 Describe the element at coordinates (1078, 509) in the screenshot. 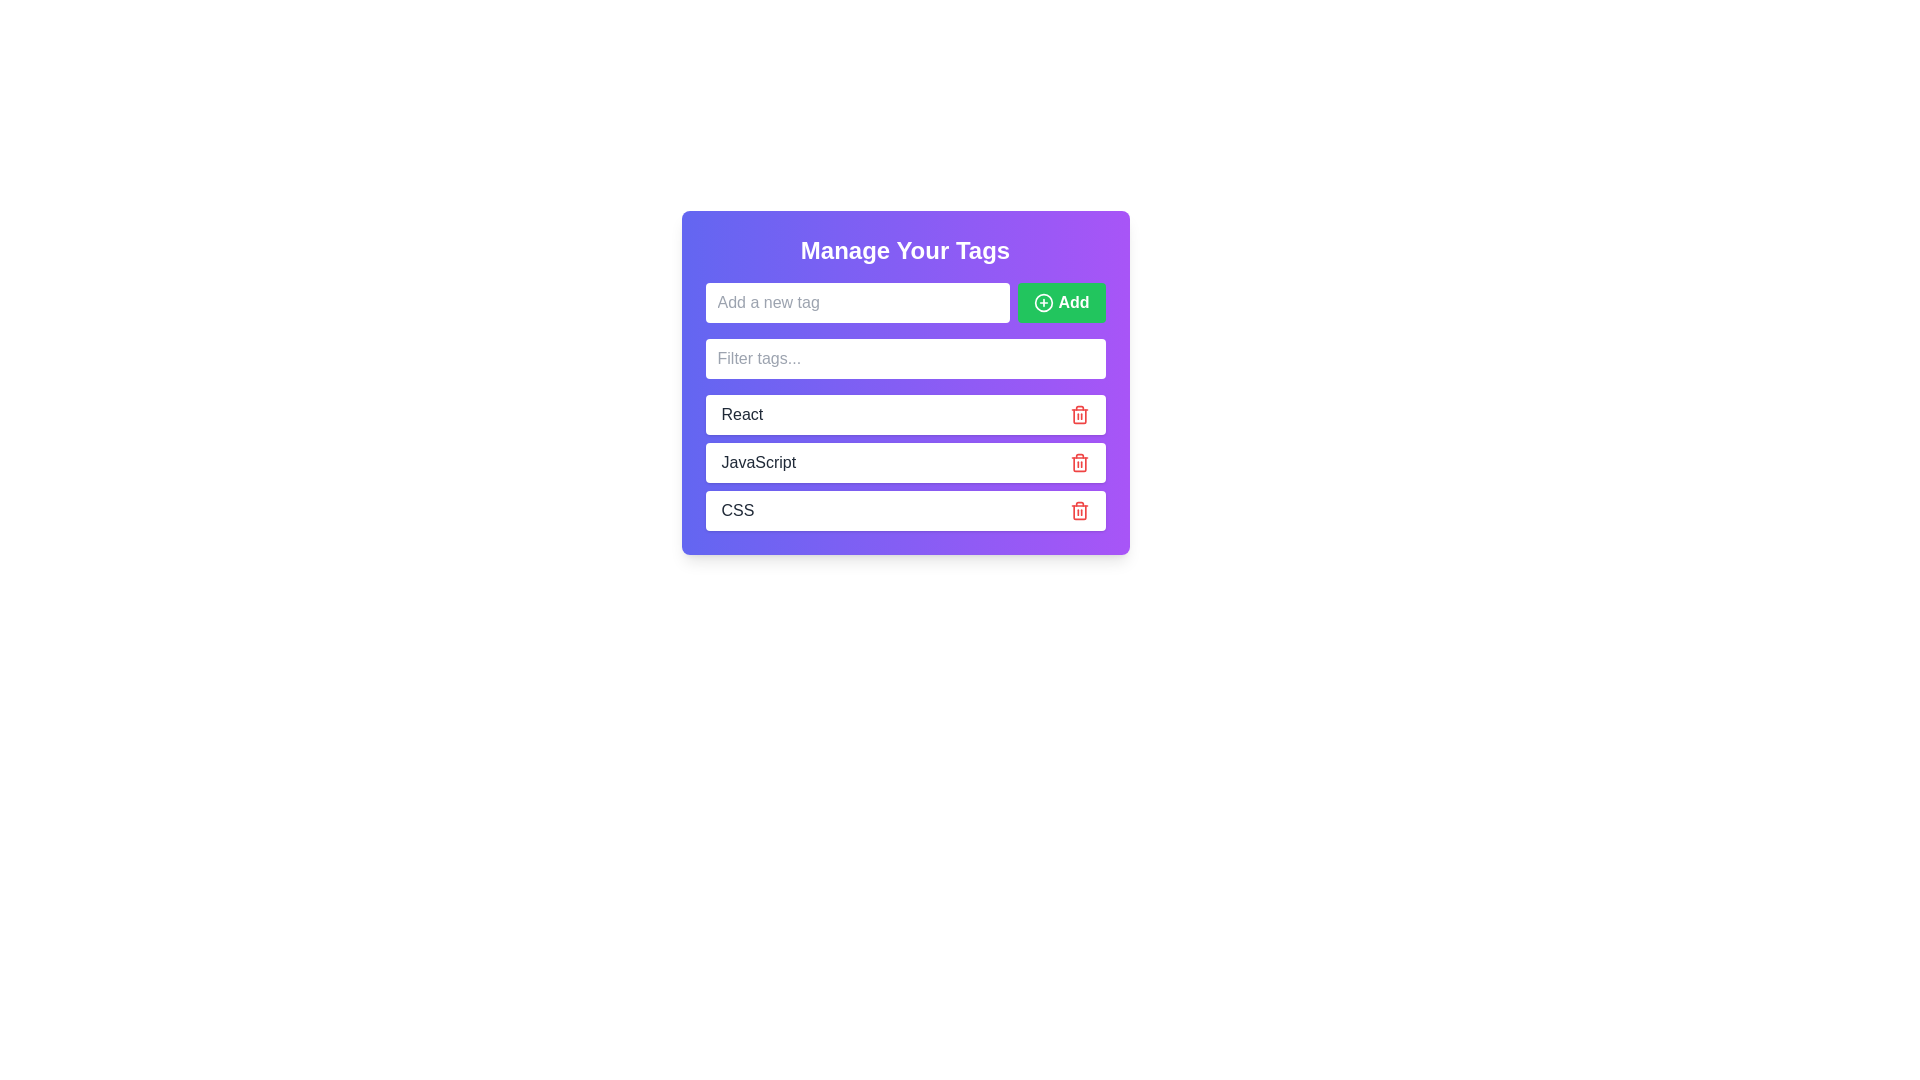

I see `the red-colored trash icon associated with the 'CSS' entry in the list to observe a change in color` at that location.